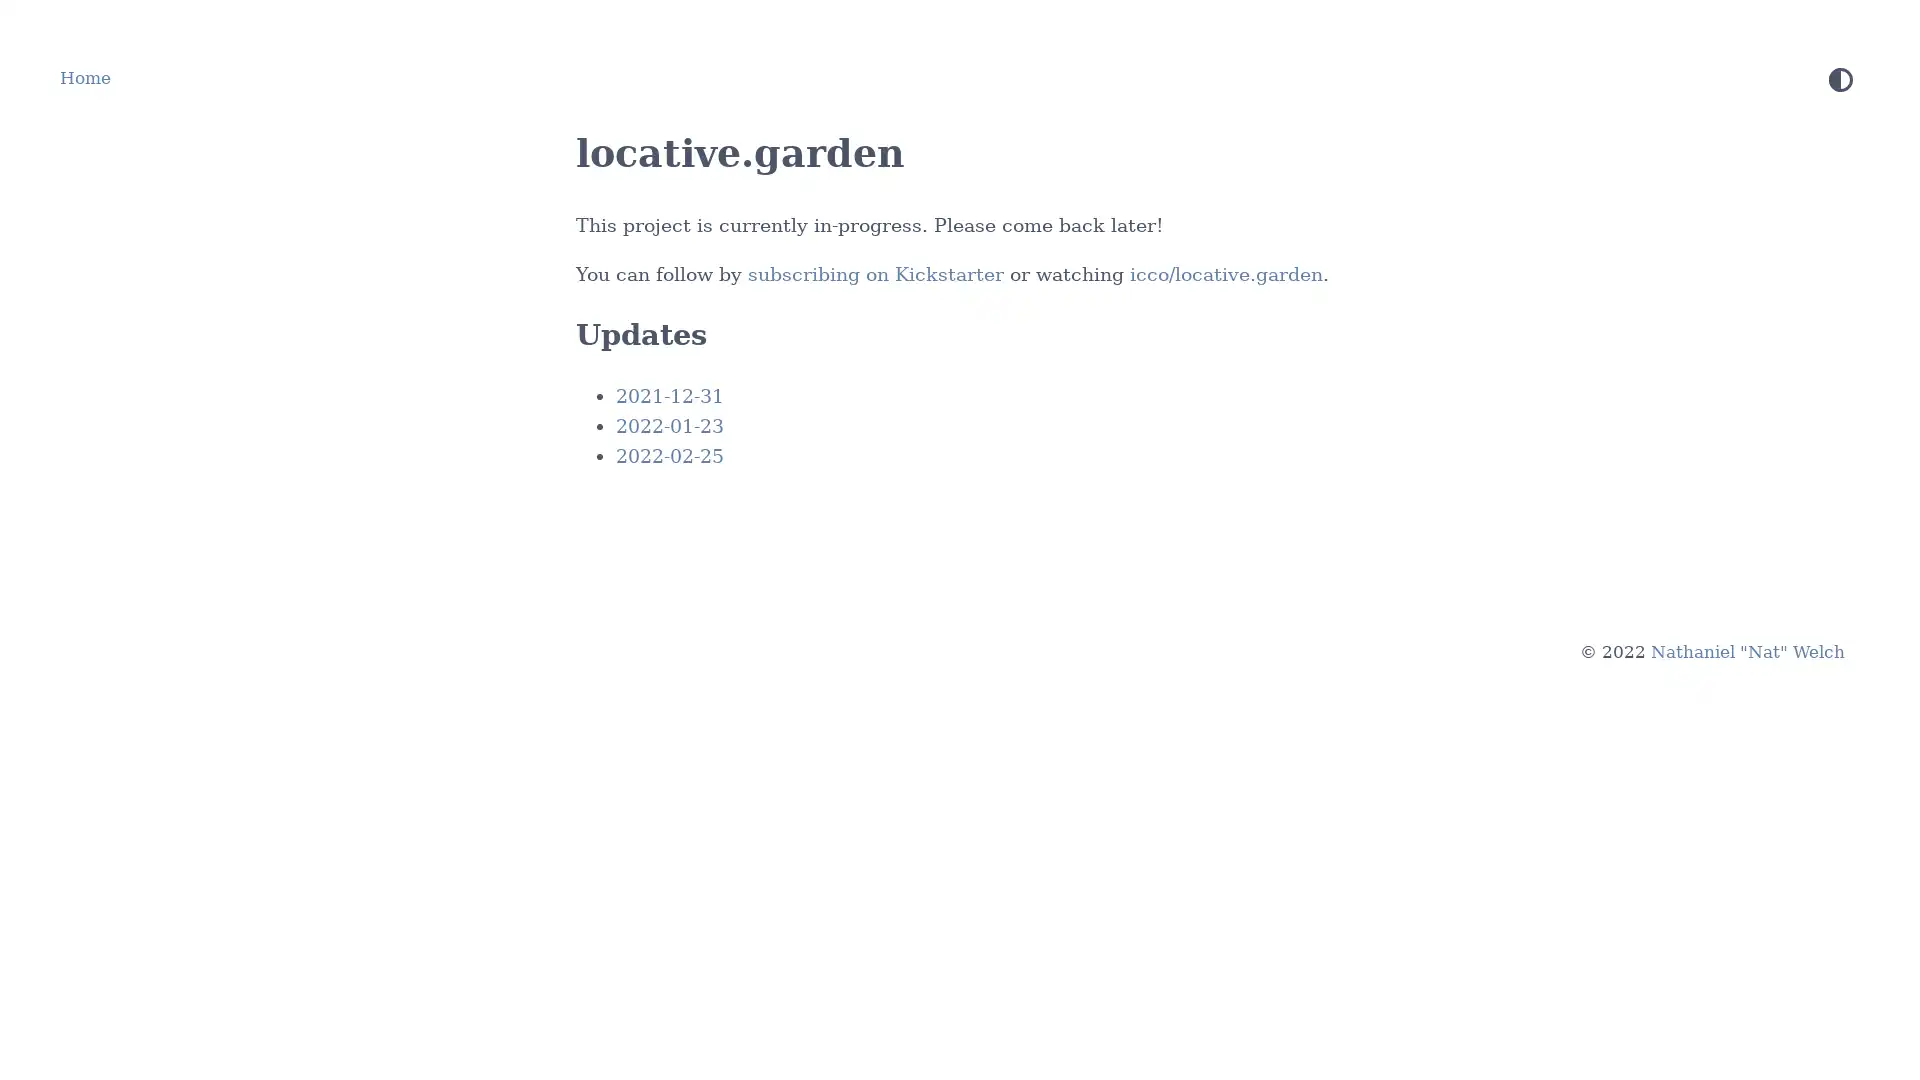  What do you see at coordinates (1840, 78) in the screenshot?
I see `Cycle Color Mode` at bounding box center [1840, 78].